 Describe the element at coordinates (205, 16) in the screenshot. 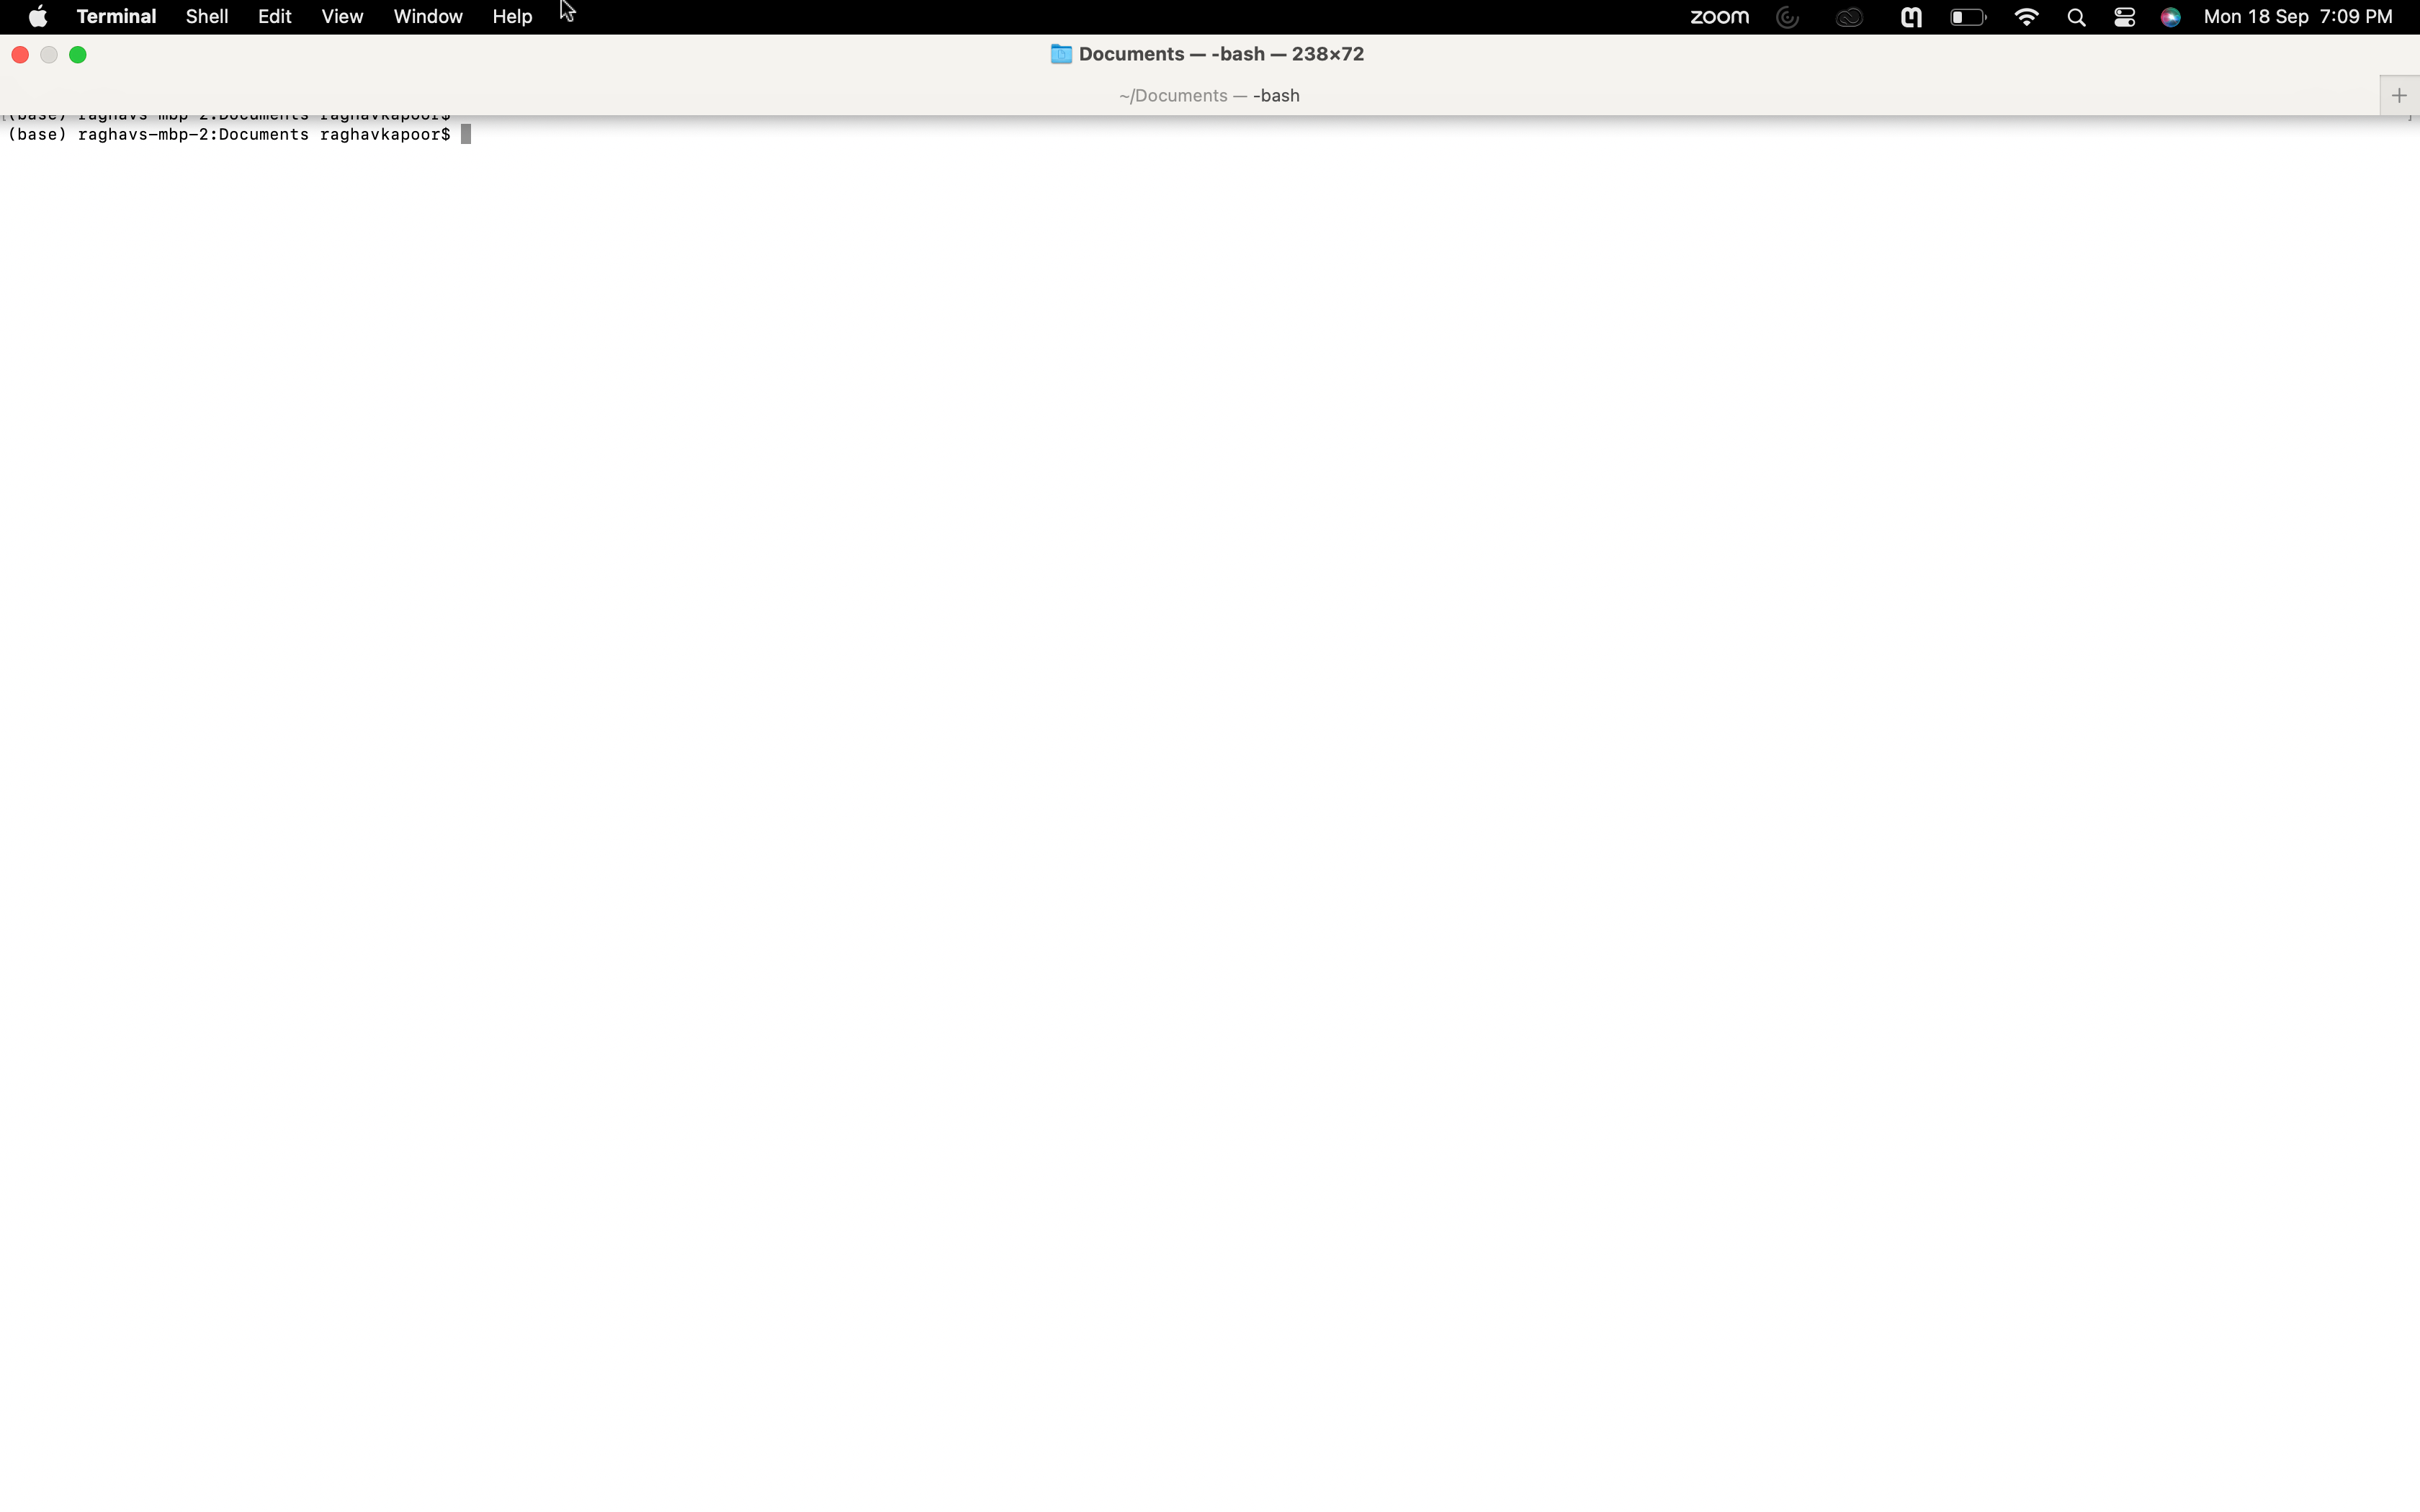

I see `shell options and choose the "font size" option` at that location.